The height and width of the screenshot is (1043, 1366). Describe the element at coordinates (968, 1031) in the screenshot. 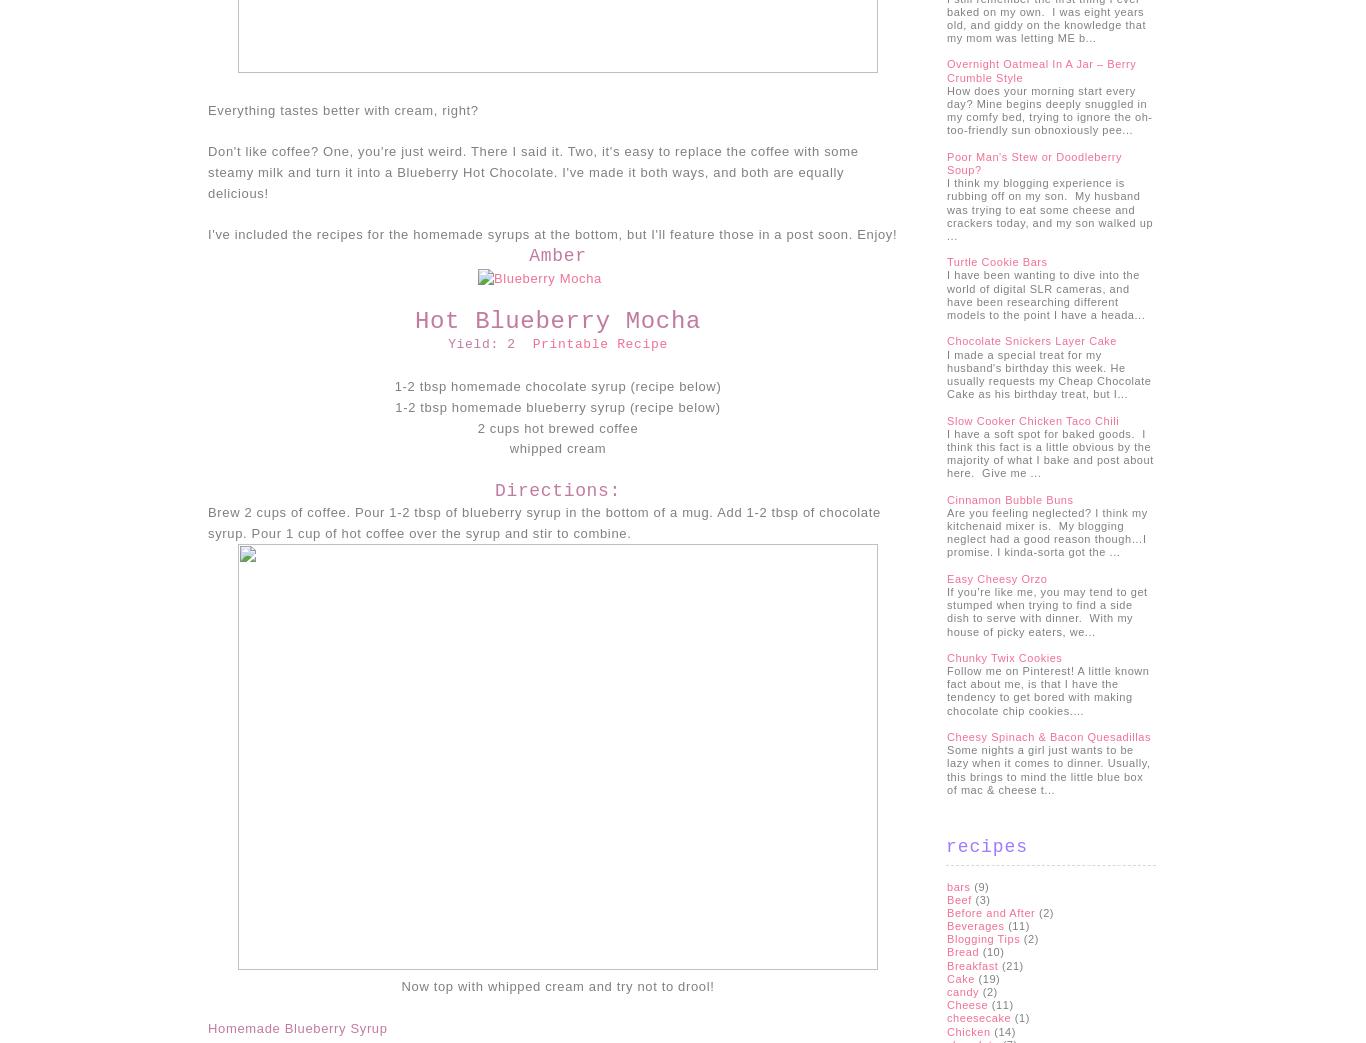

I see `'Chicken'` at that location.